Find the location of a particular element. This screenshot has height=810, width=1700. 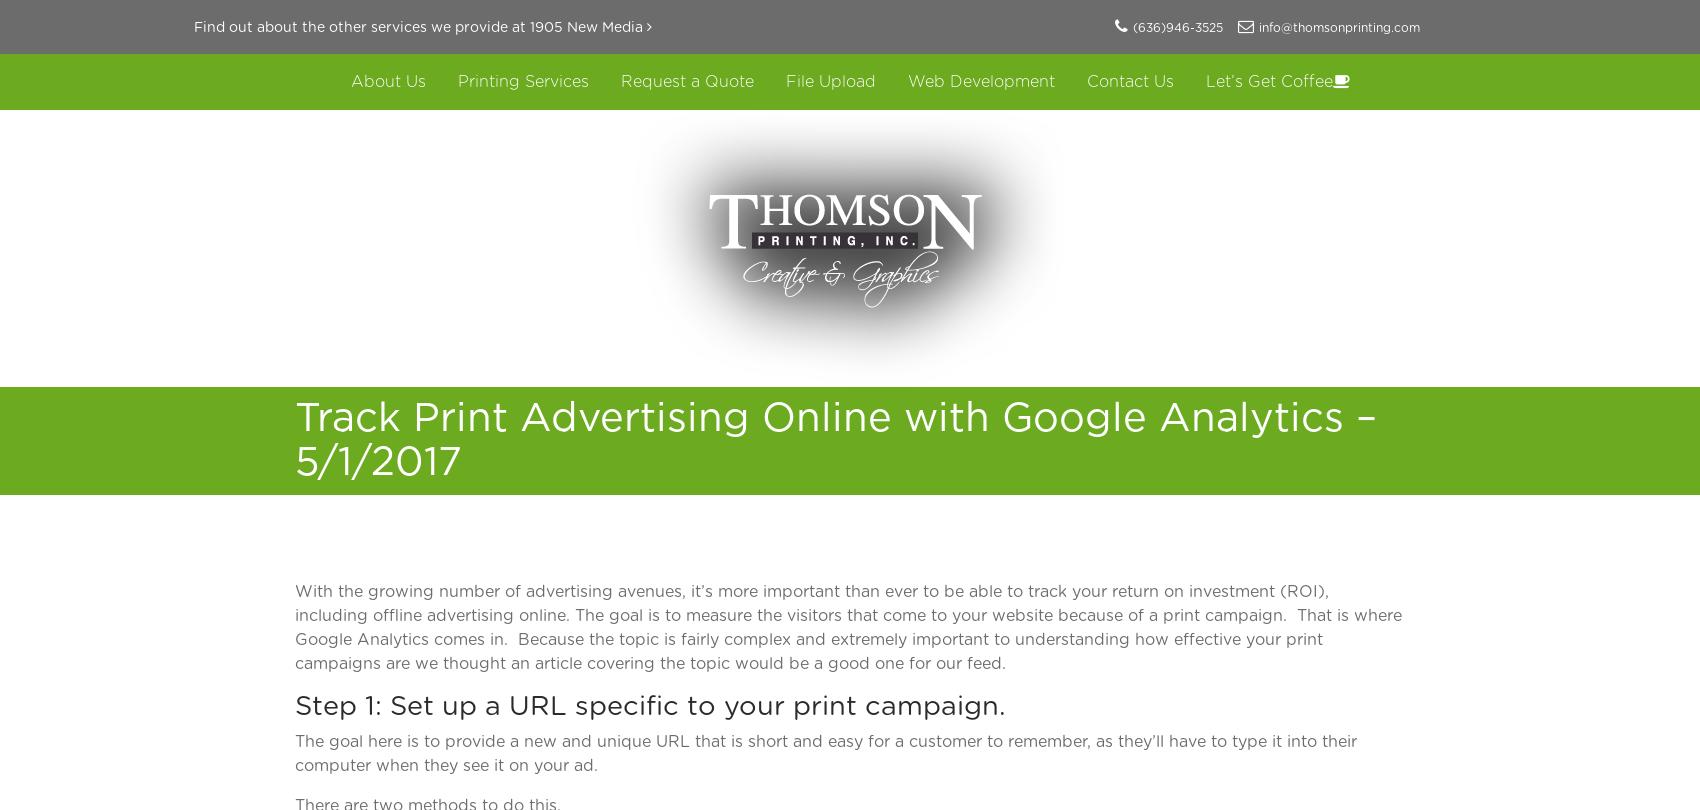

'Web Development' is located at coordinates (906, 81).